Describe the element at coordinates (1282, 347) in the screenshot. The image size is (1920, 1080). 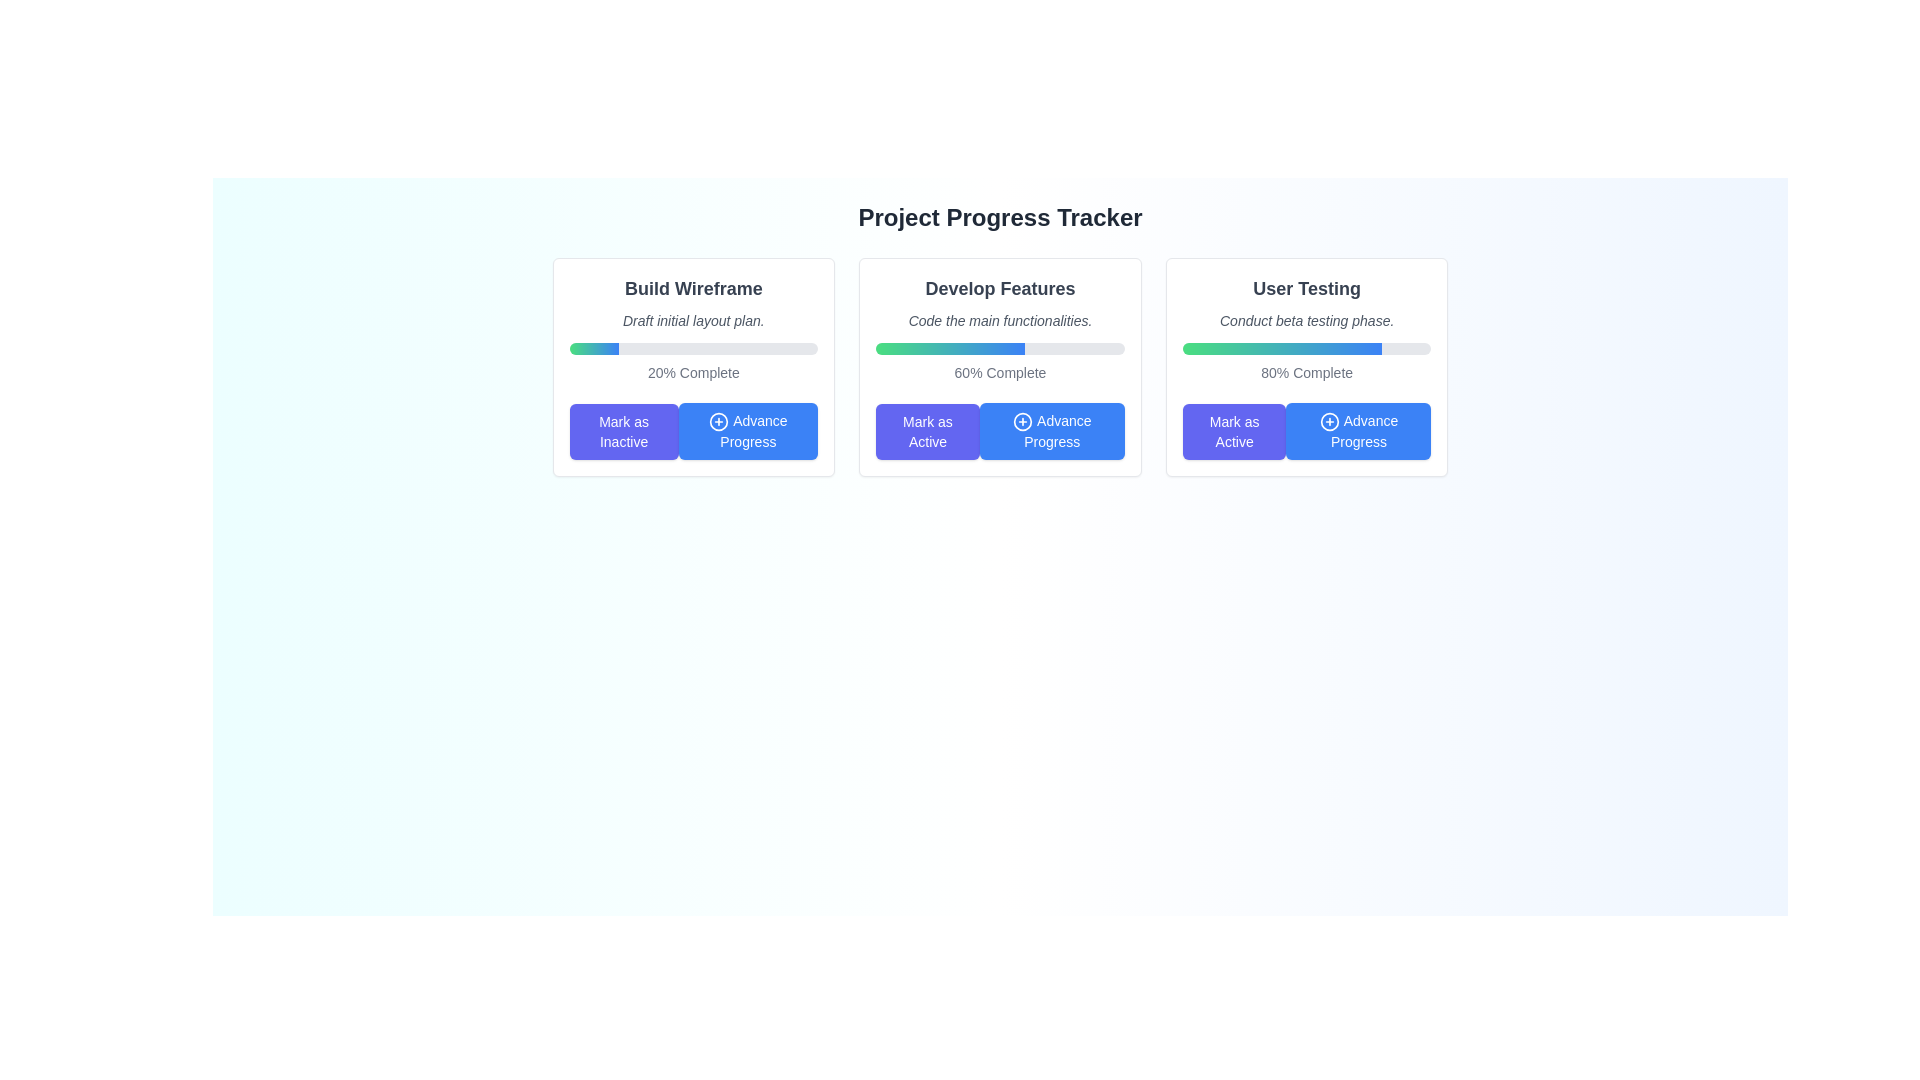
I see `the Gradient Progress Bar, which is a filled horizontal bar with a gradient background from green to blue, located beneath the 'User Testing' header` at that location.